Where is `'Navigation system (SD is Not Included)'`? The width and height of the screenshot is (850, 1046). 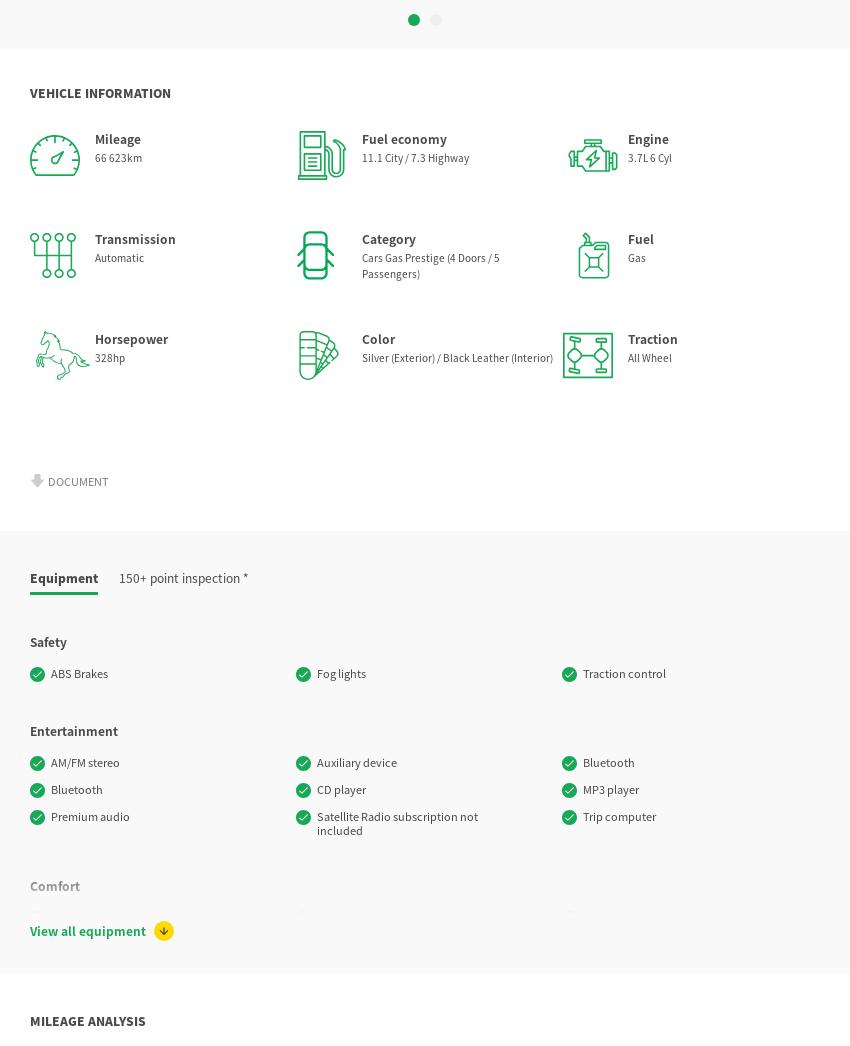
'Navigation system (SD is Not Included)' is located at coordinates (415, 726).